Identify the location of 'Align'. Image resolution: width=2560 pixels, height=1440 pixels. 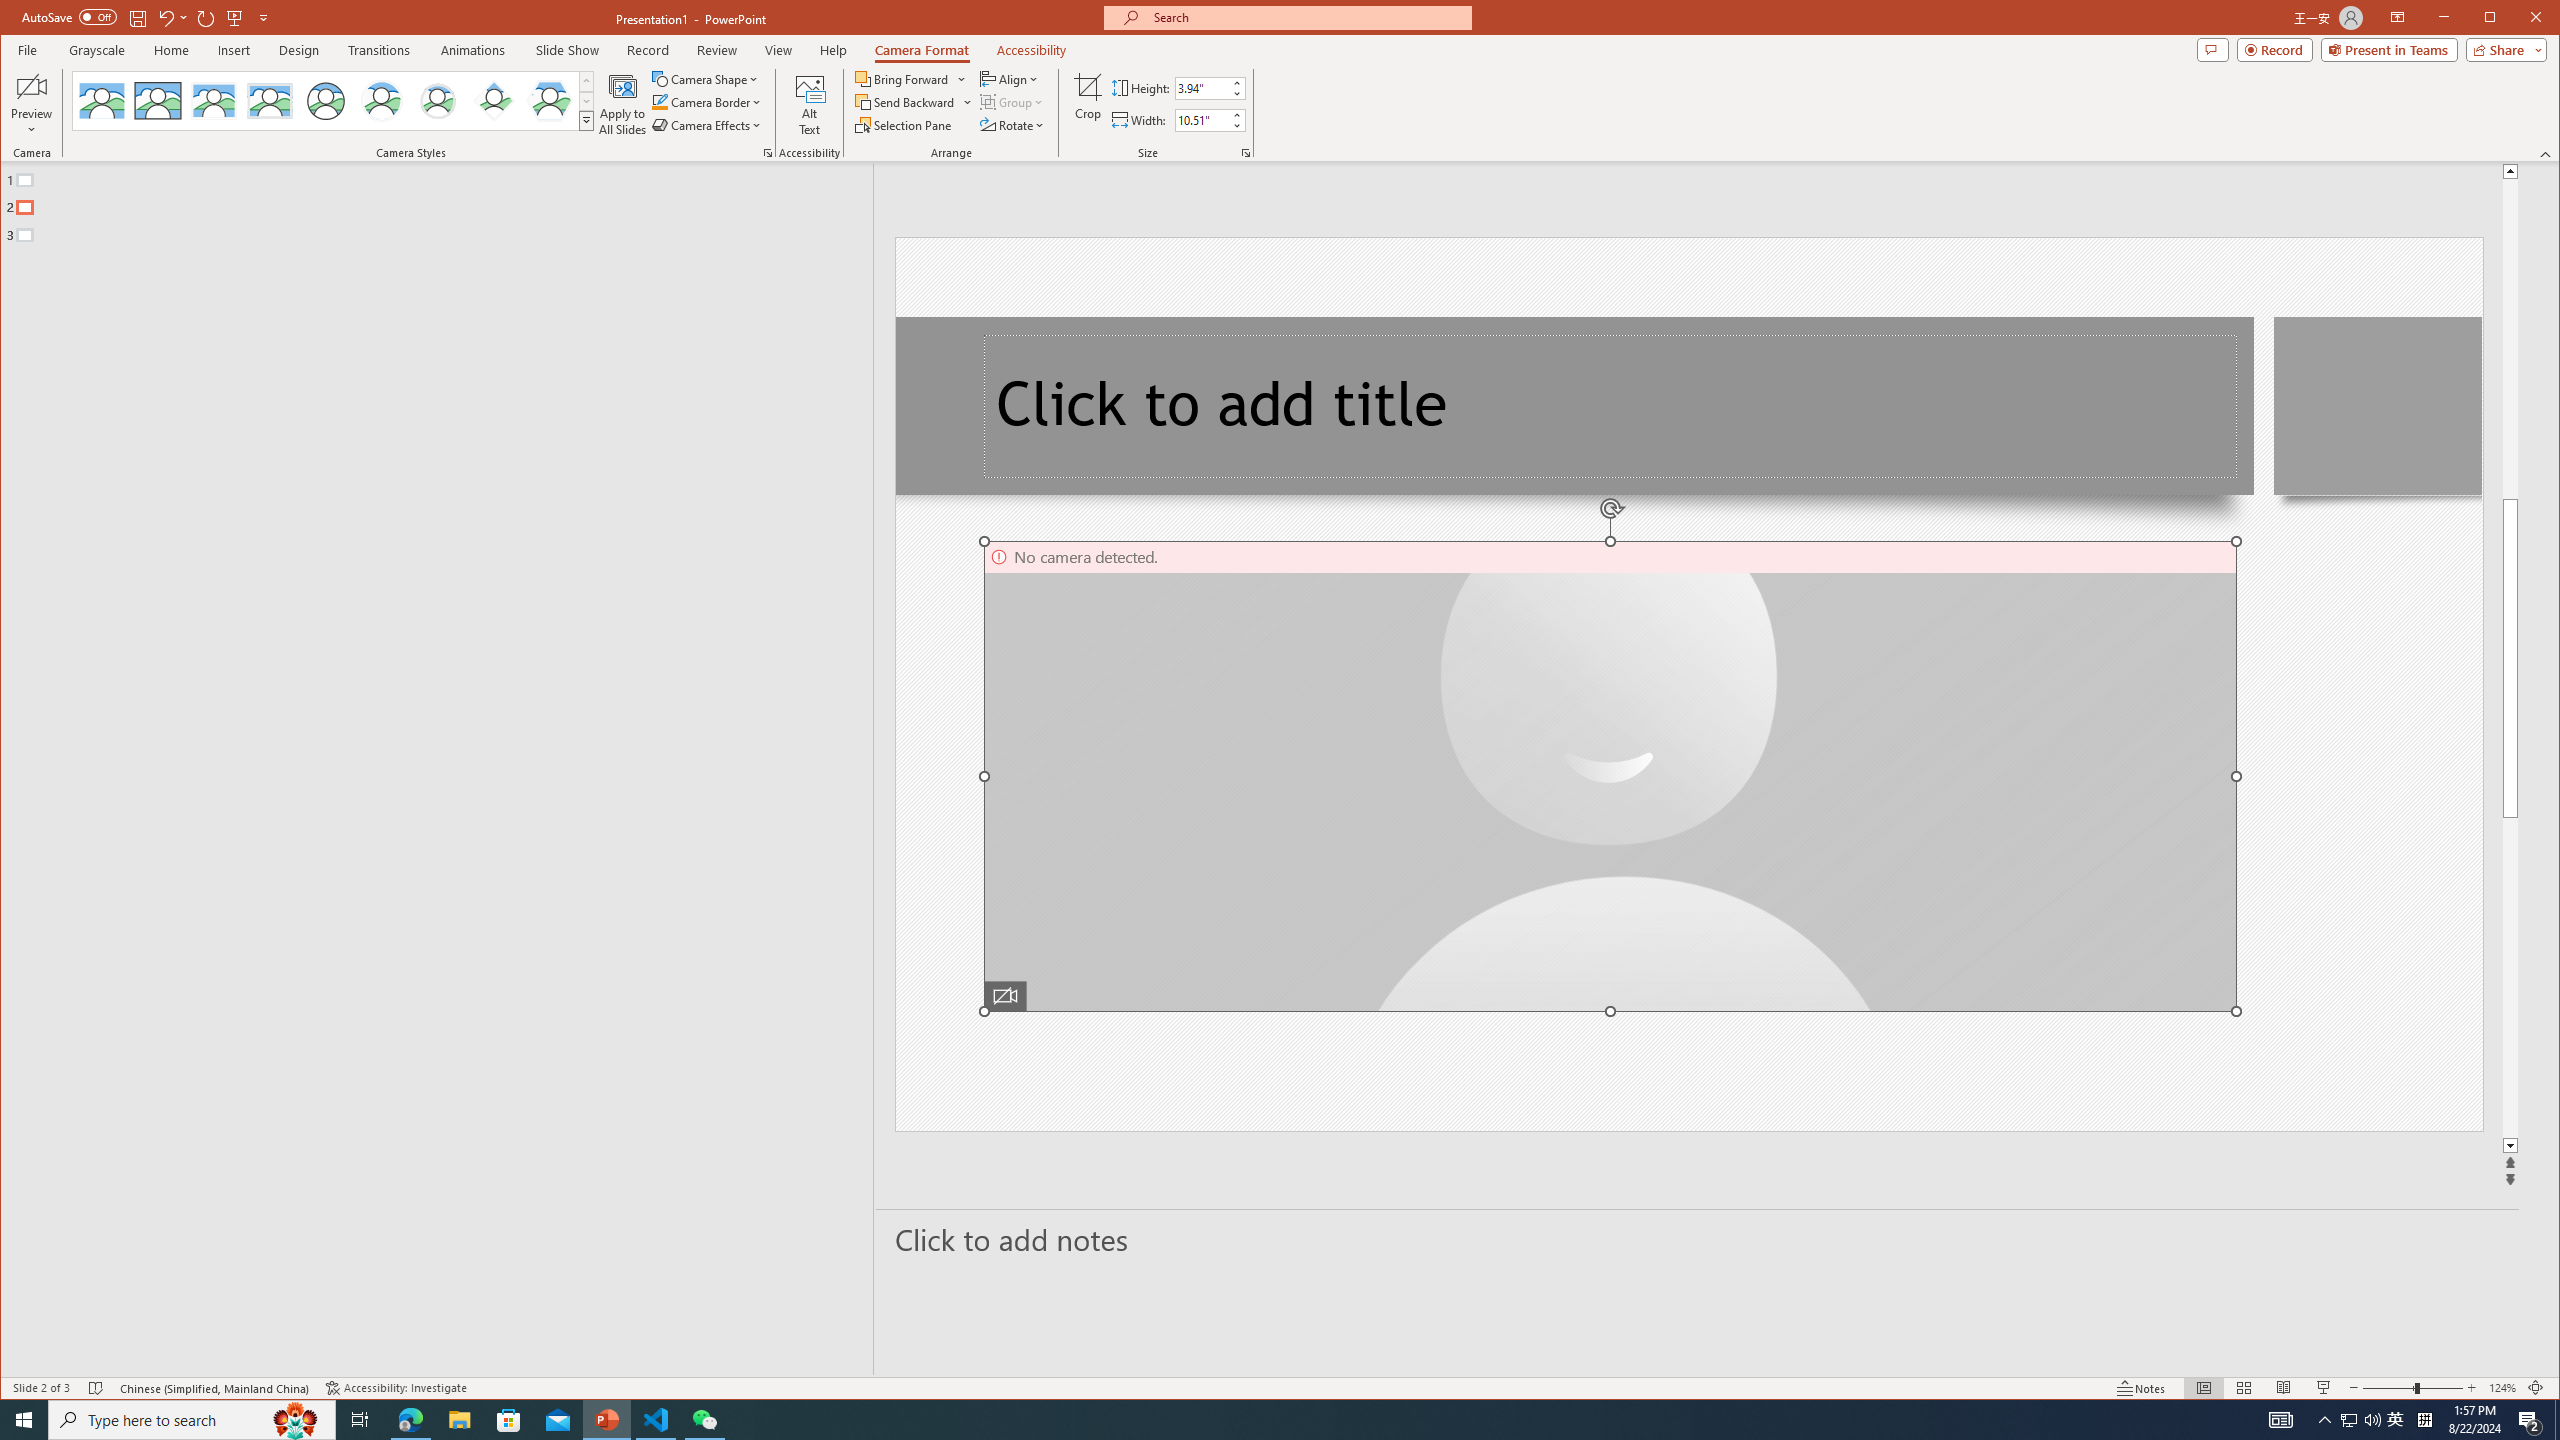
(1010, 78).